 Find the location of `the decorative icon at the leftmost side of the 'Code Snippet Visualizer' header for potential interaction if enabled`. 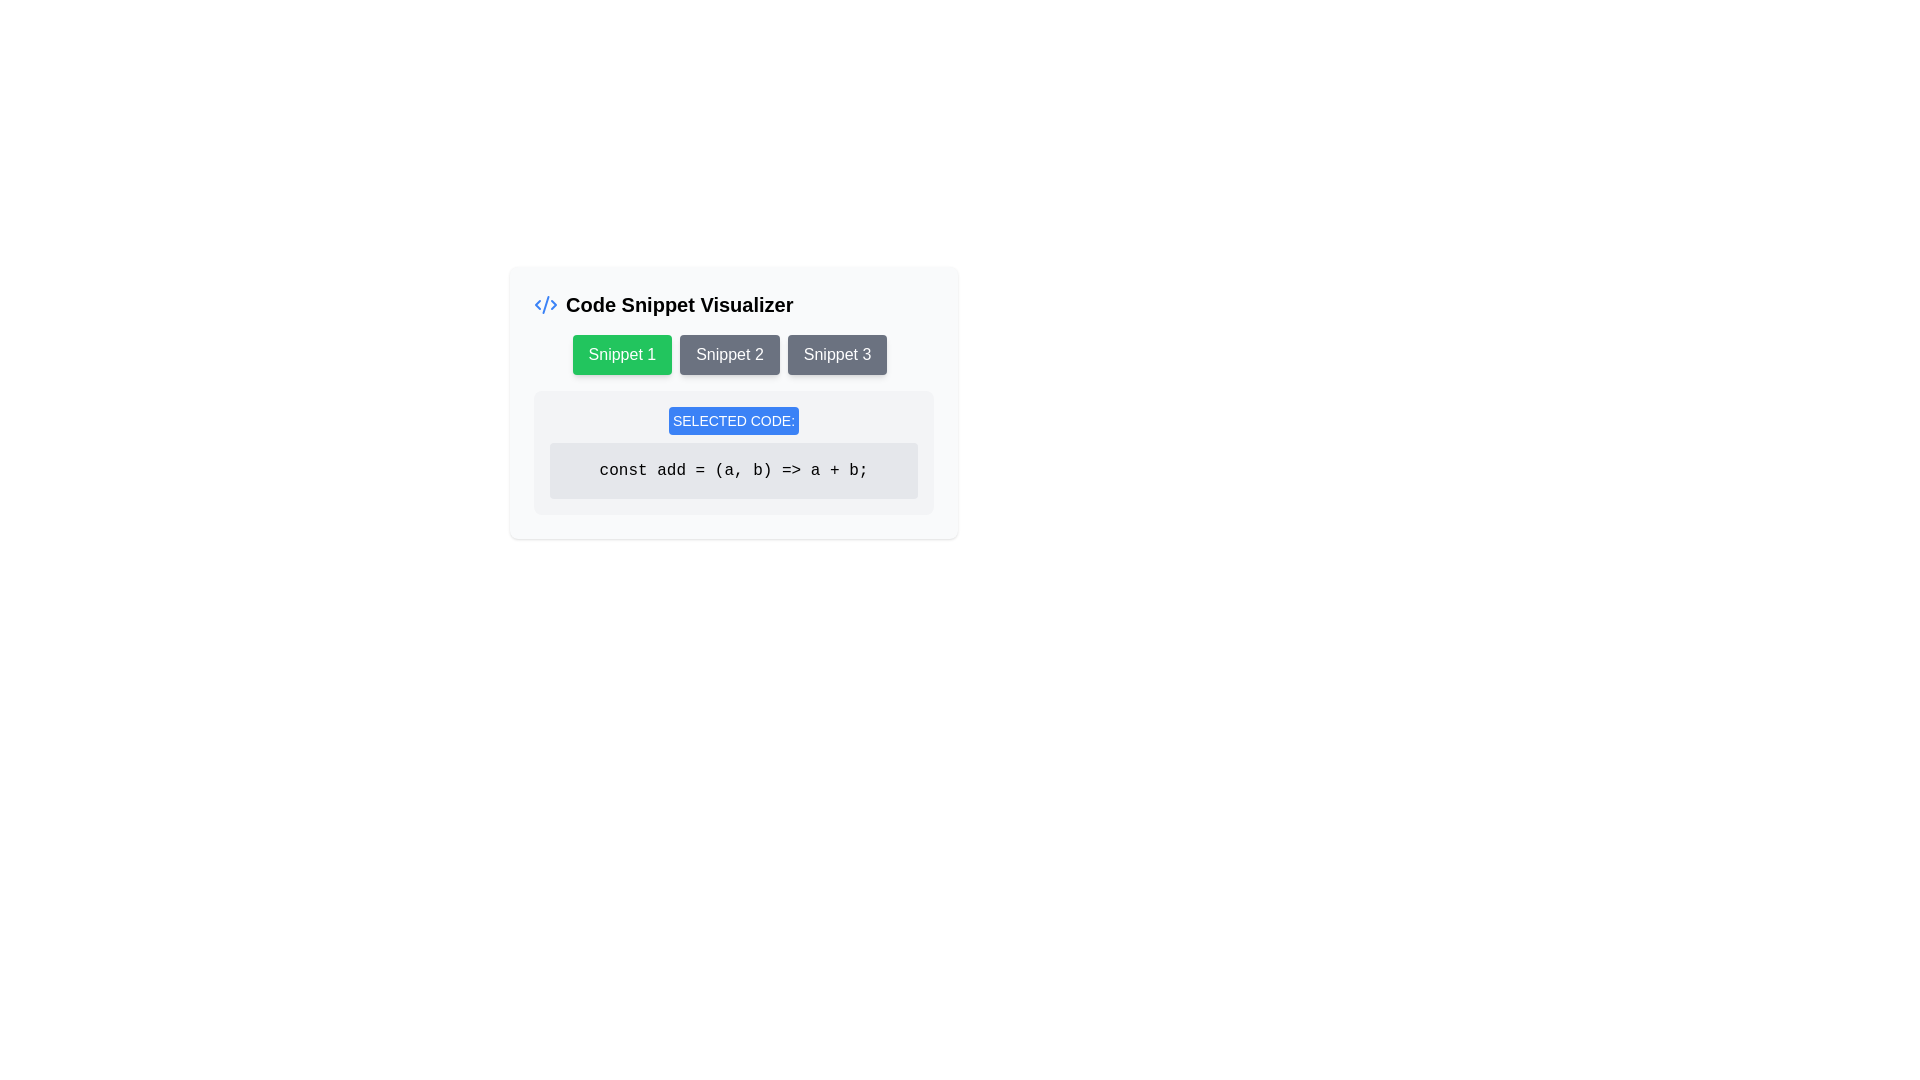

the decorative icon at the leftmost side of the 'Code Snippet Visualizer' header for potential interaction if enabled is located at coordinates (546, 304).